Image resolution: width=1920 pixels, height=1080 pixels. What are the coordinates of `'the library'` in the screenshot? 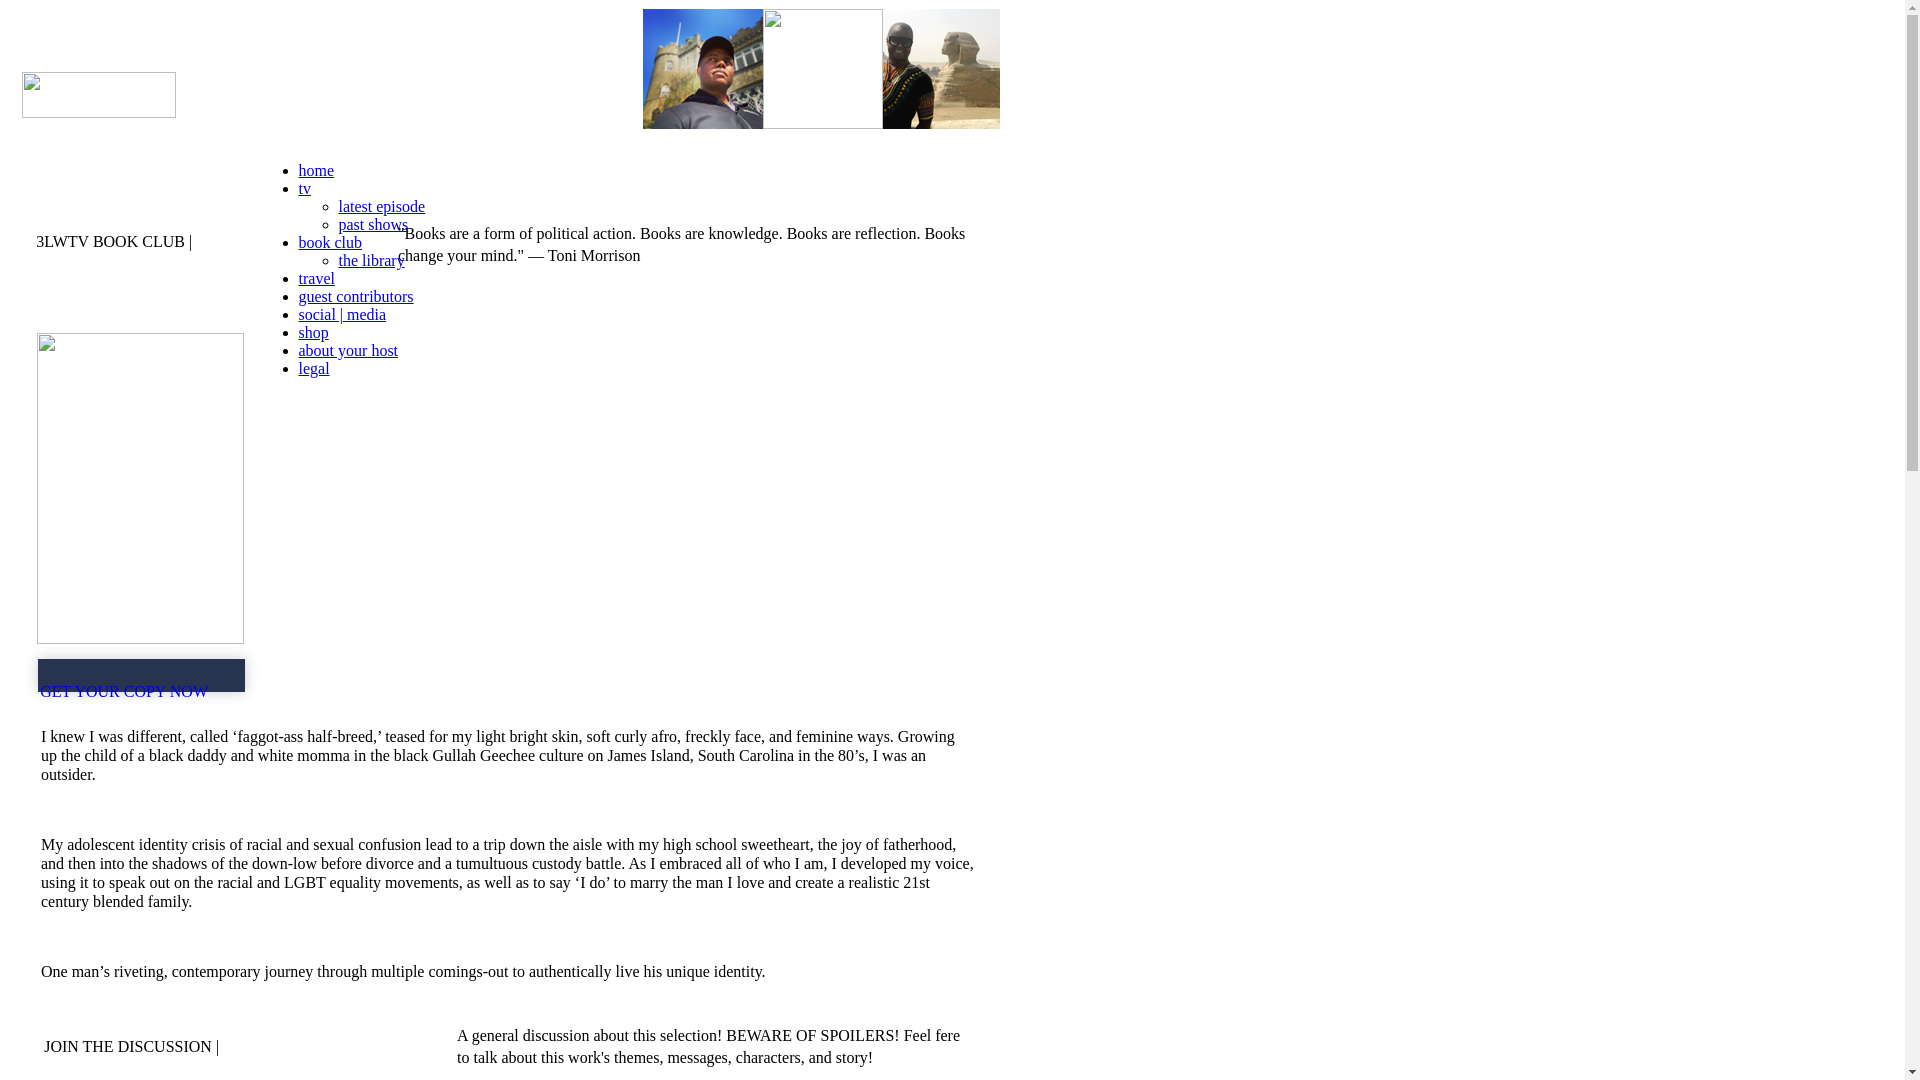 It's located at (370, 259).